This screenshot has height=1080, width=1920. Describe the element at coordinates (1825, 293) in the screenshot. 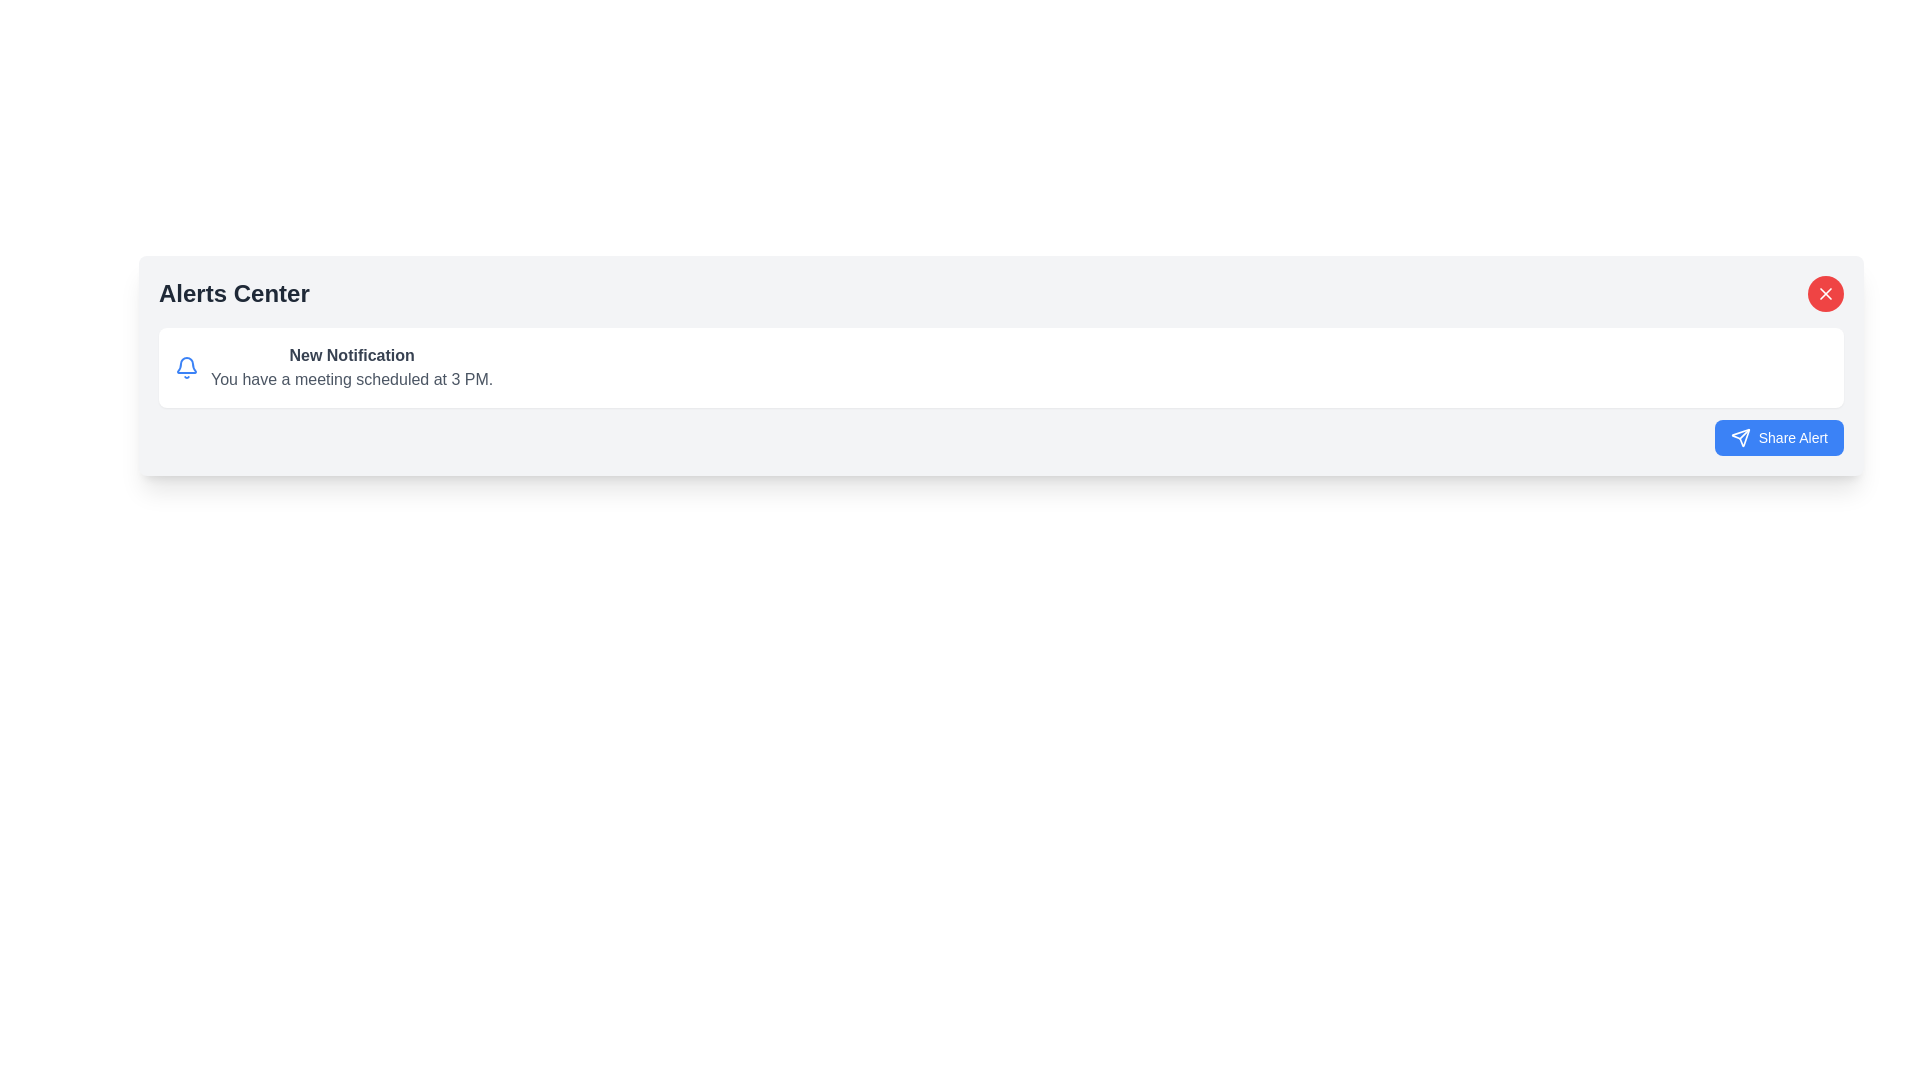

I see `the circular red button with a white 'X' icon` at that location.